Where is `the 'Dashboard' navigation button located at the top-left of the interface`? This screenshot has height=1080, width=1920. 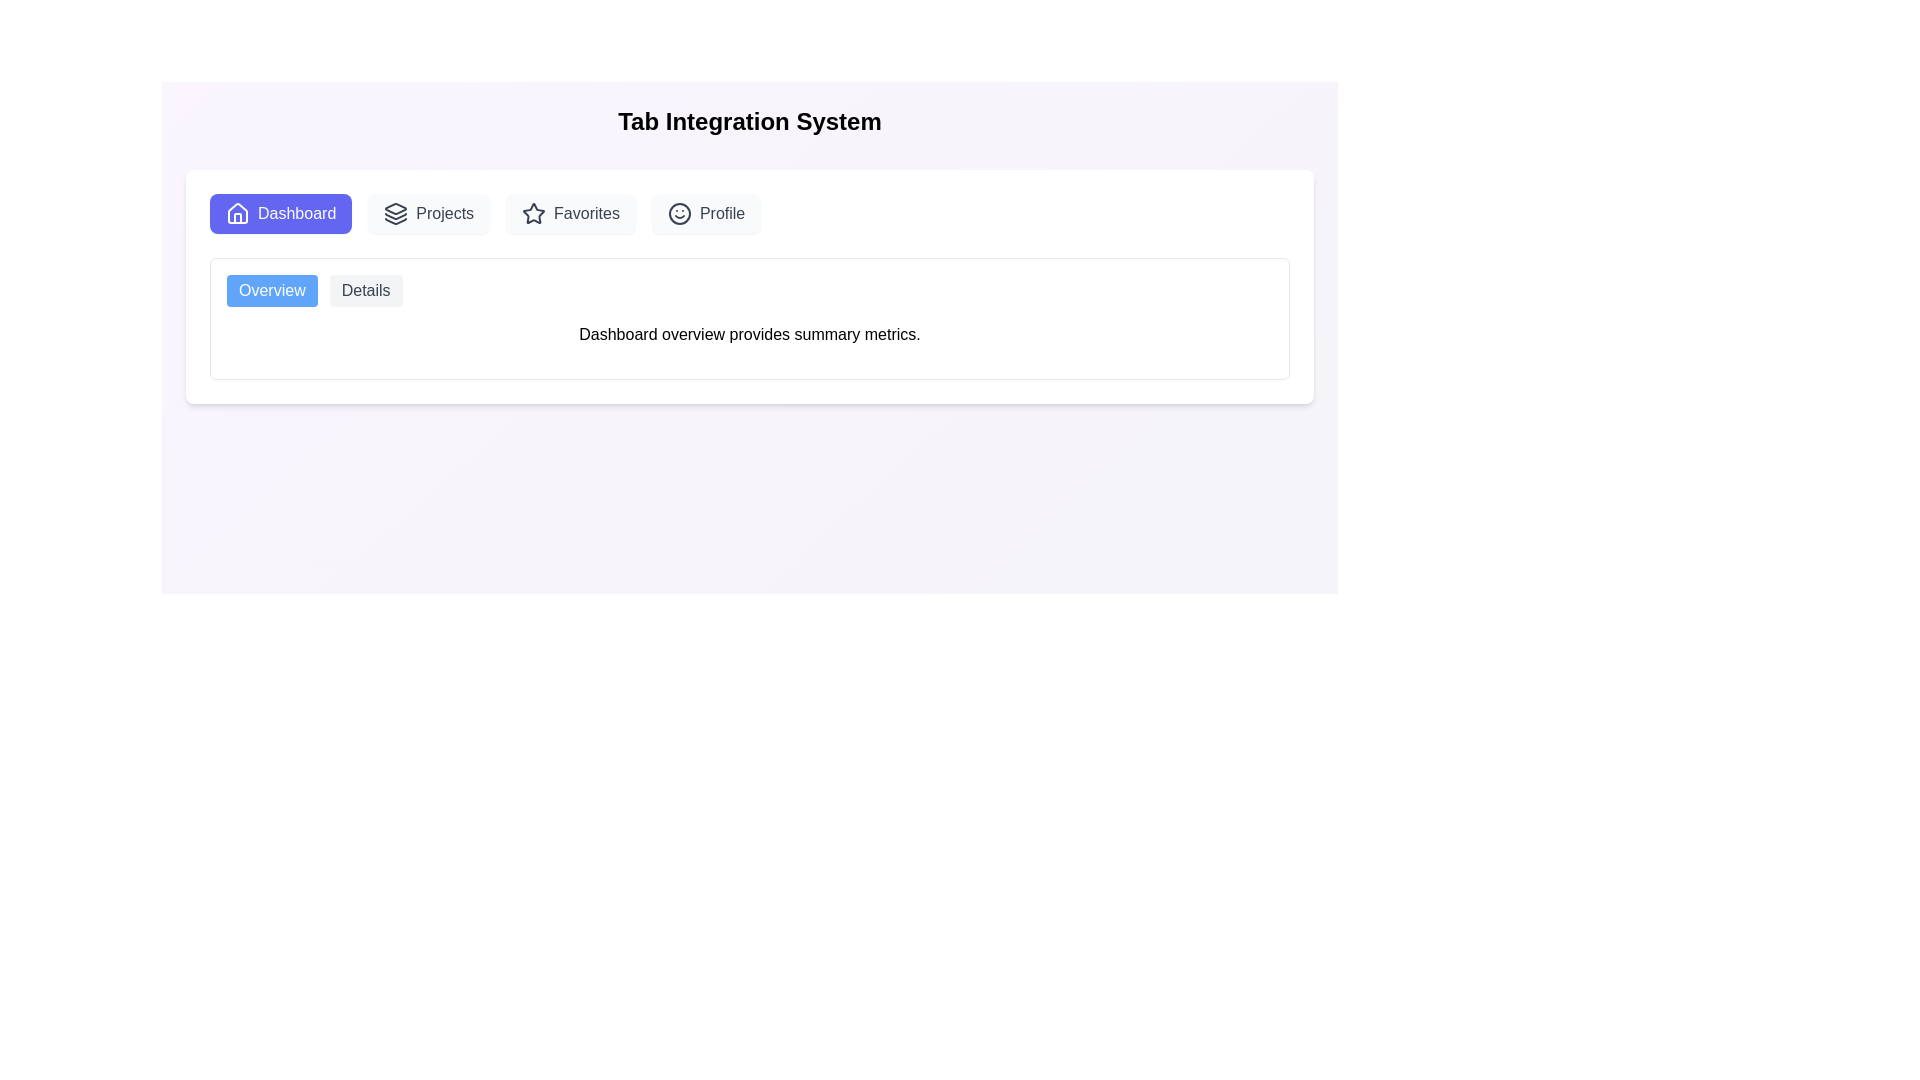 the 'Dashboard' navigation button located at the top-left of the interface is located at coordinates (280, 213).